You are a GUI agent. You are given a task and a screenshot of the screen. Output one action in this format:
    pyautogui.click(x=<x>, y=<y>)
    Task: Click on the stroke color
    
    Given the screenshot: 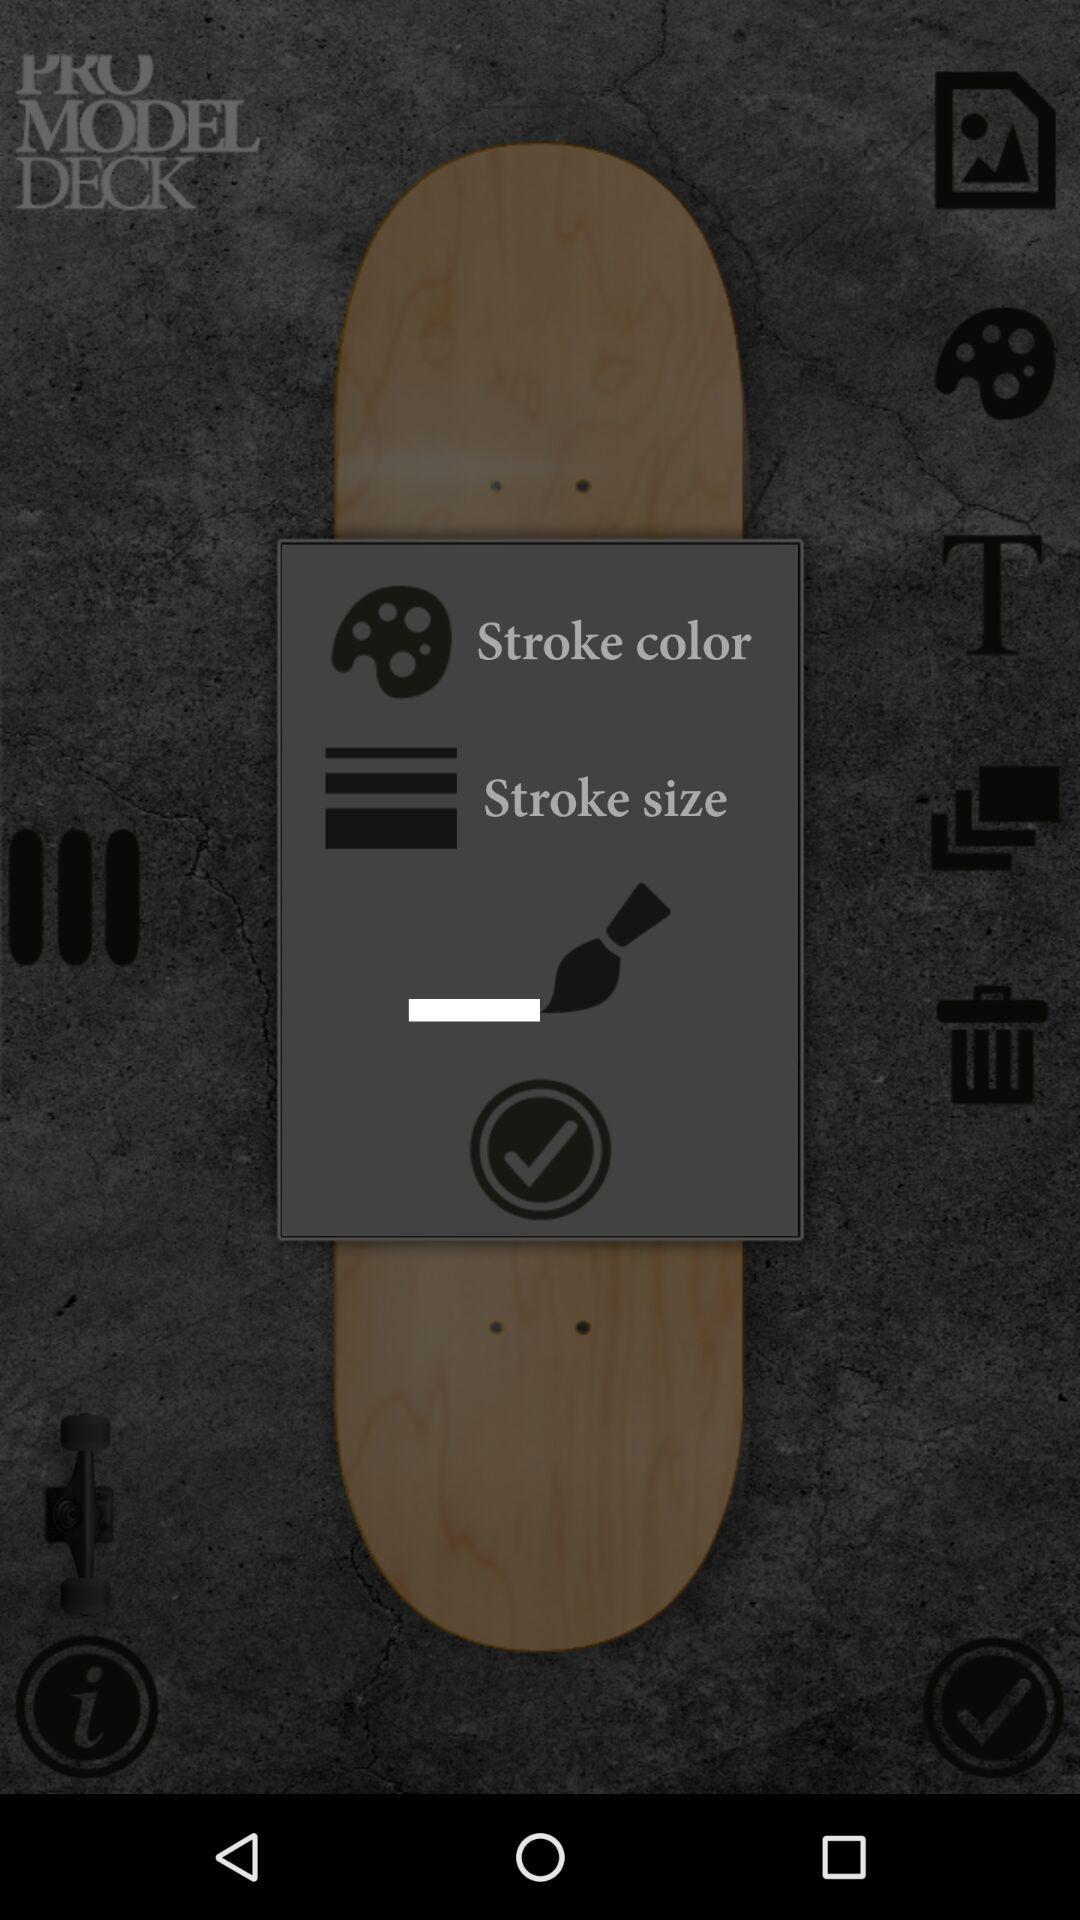 What is the action you would take?
    pyautogui.click(x=388, y=645)
    